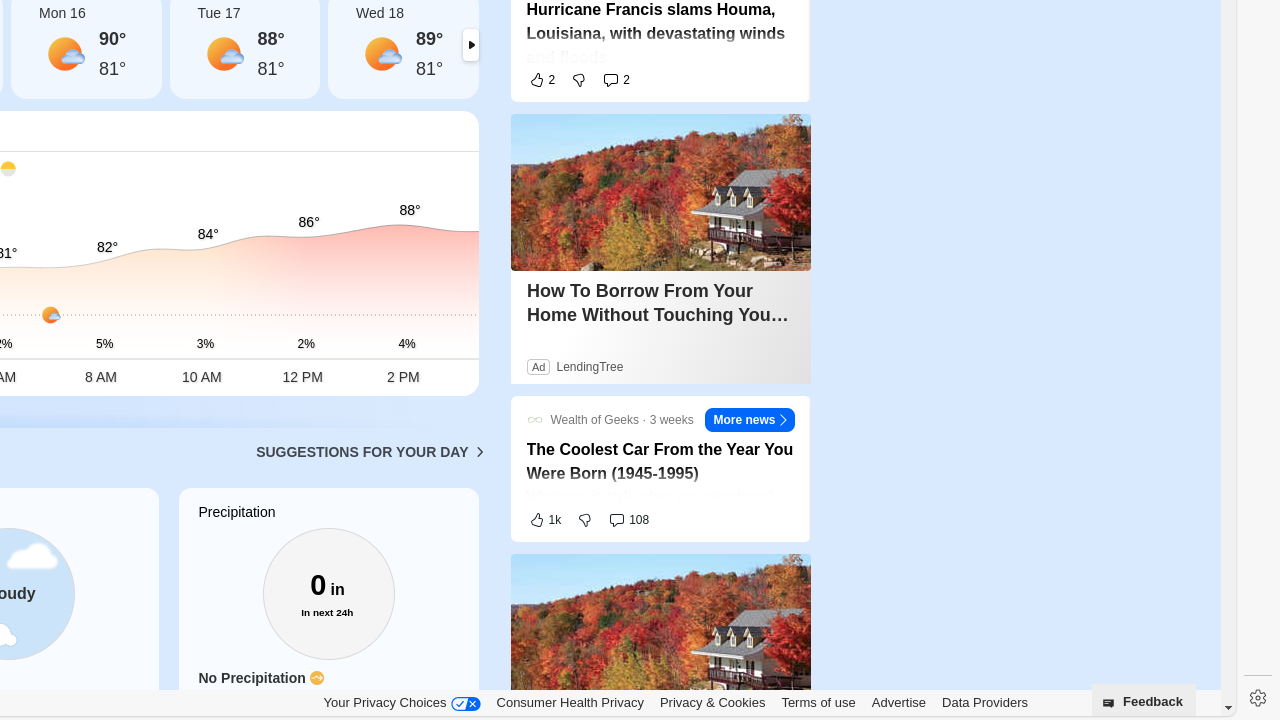 The image size is (1280, 720). Describe the element at coordinates (984, 701) in the screenshot. I see `'Data Providers'` at that location.